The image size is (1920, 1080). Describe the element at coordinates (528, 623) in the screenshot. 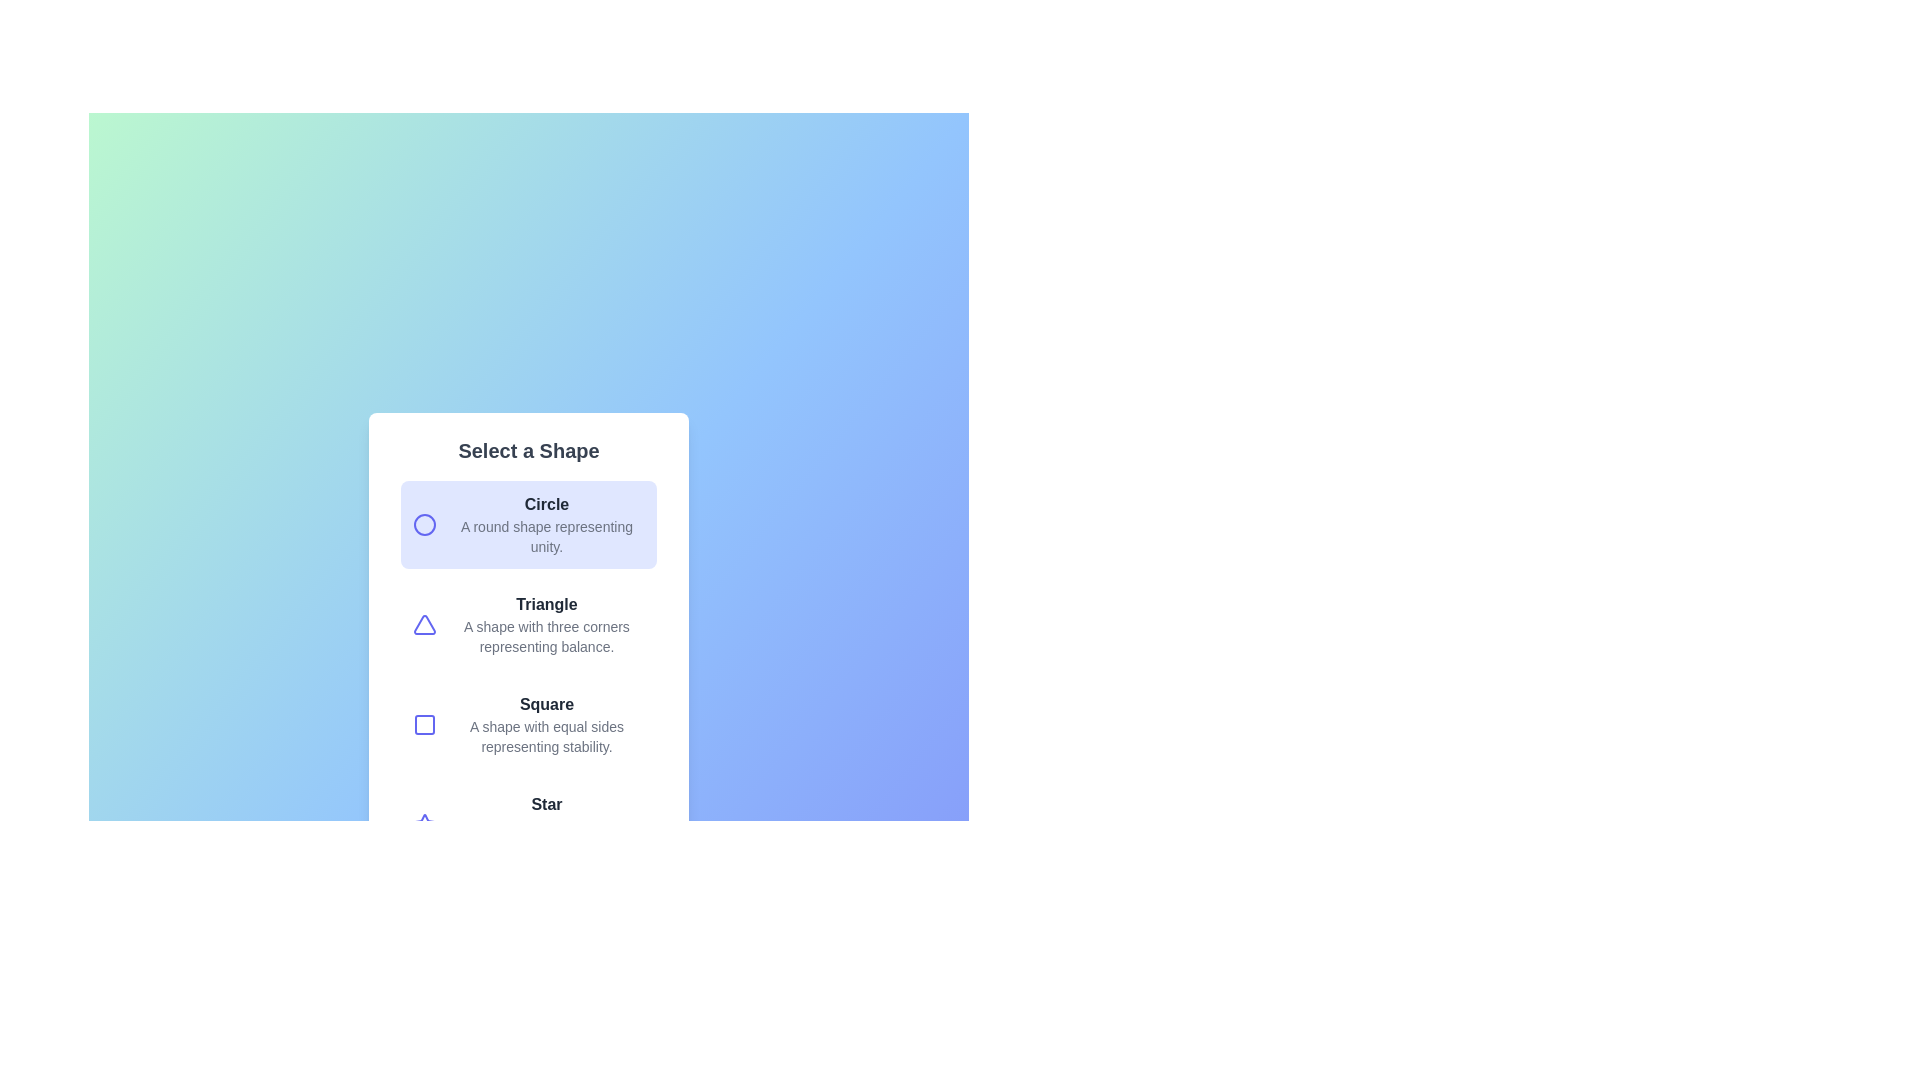

I see `the shape Triangle from the menu` at that location.